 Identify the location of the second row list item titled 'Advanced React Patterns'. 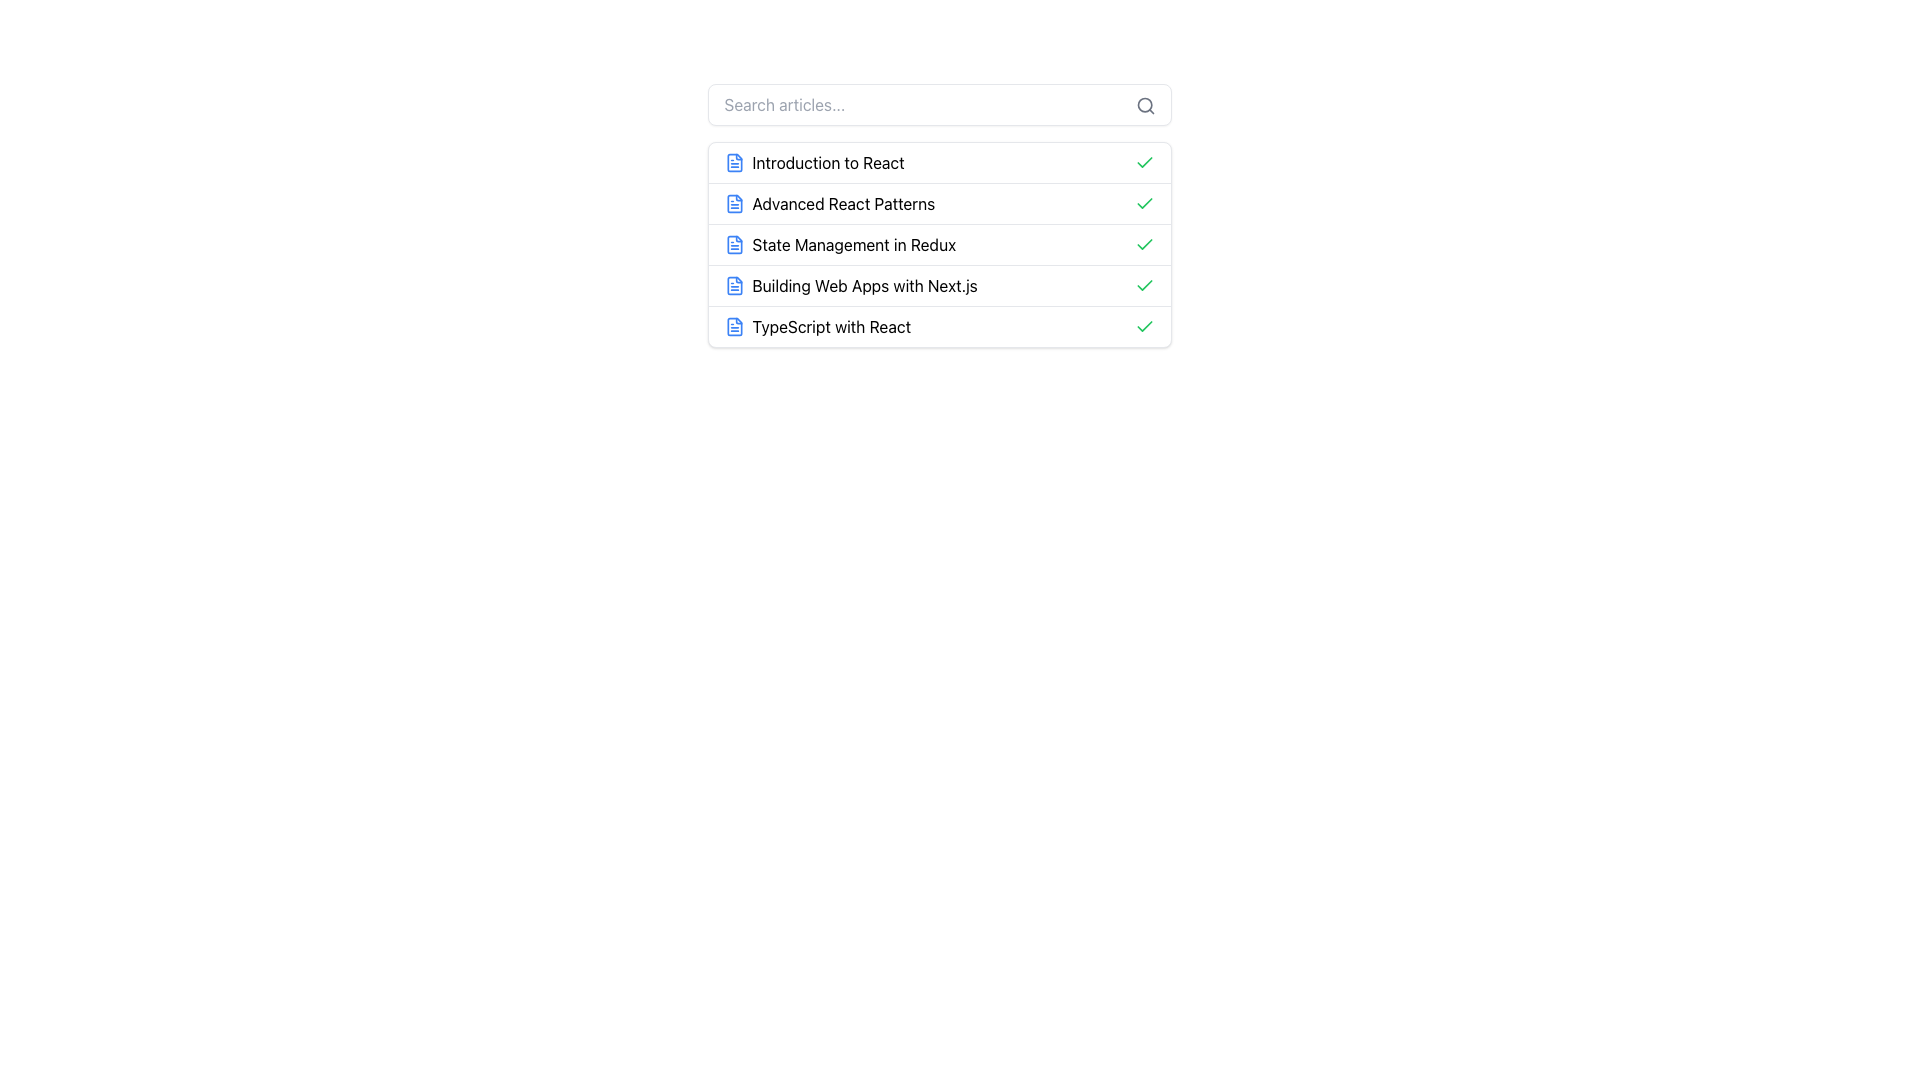
(829, 204).